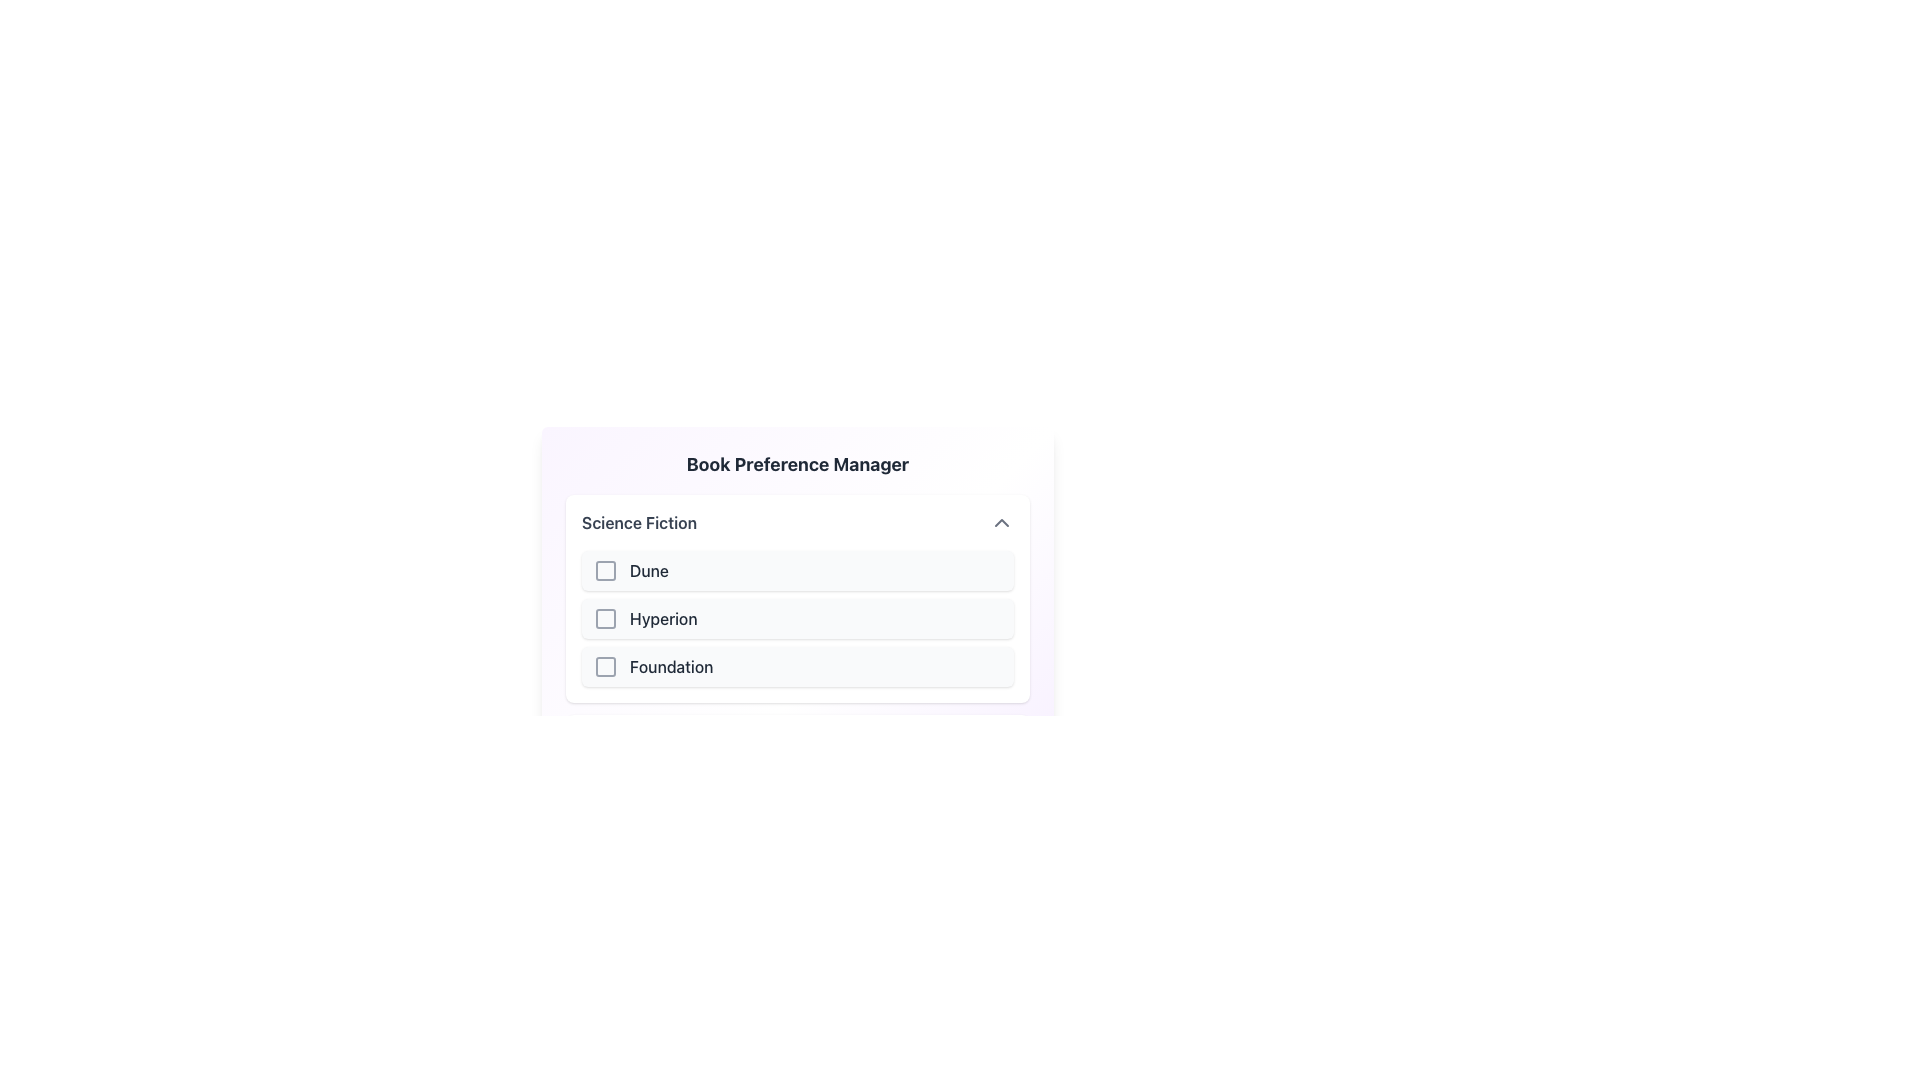 The height and width of the screenshot is (1080, 1920). Describe the element at coordinates (796, 522) in the screenshot. I see `the 'Science Fiction' Dropdown Menu Header to enable navigation with keyboard controls` at that location.